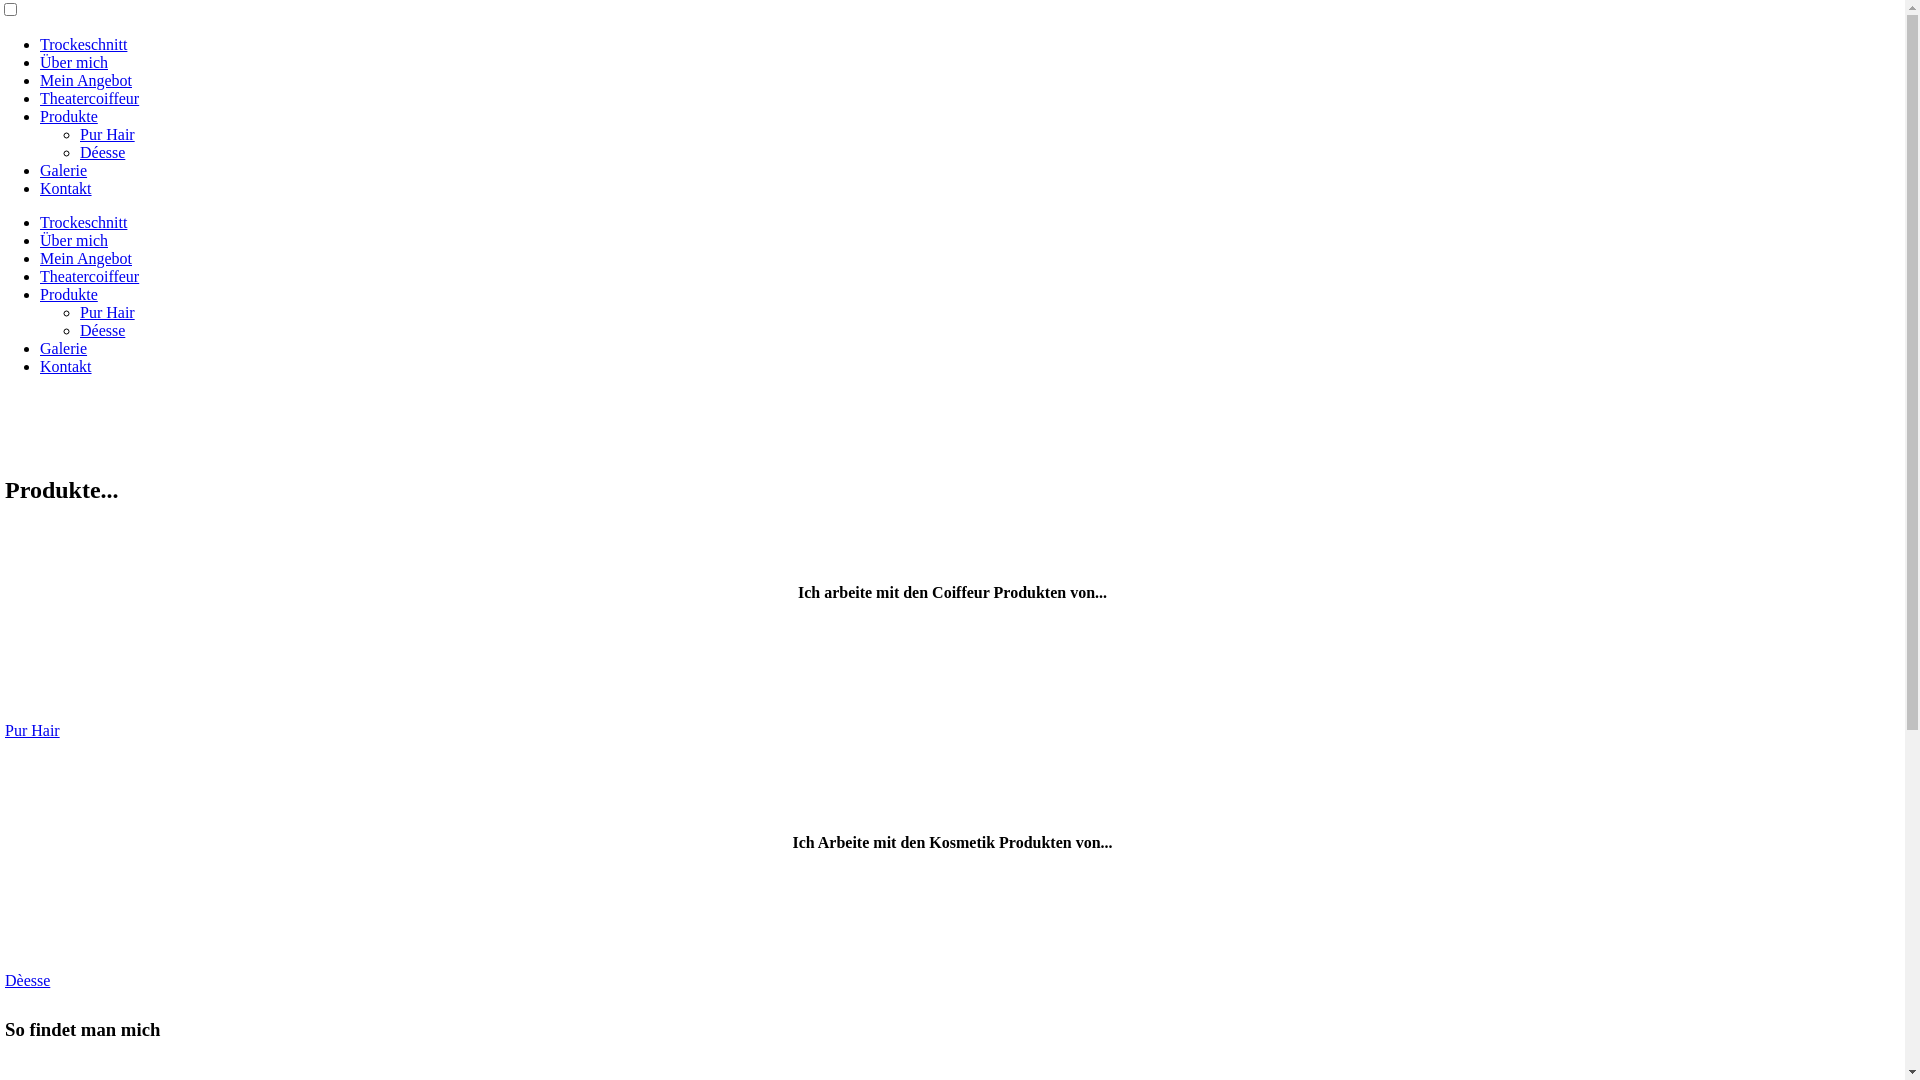 The height and width of the screenshot is (1080, 1920). What do you see at coordinates (63, 169) in the screenshot?
I see `'Galerie'` at bounding box center [63, 169].